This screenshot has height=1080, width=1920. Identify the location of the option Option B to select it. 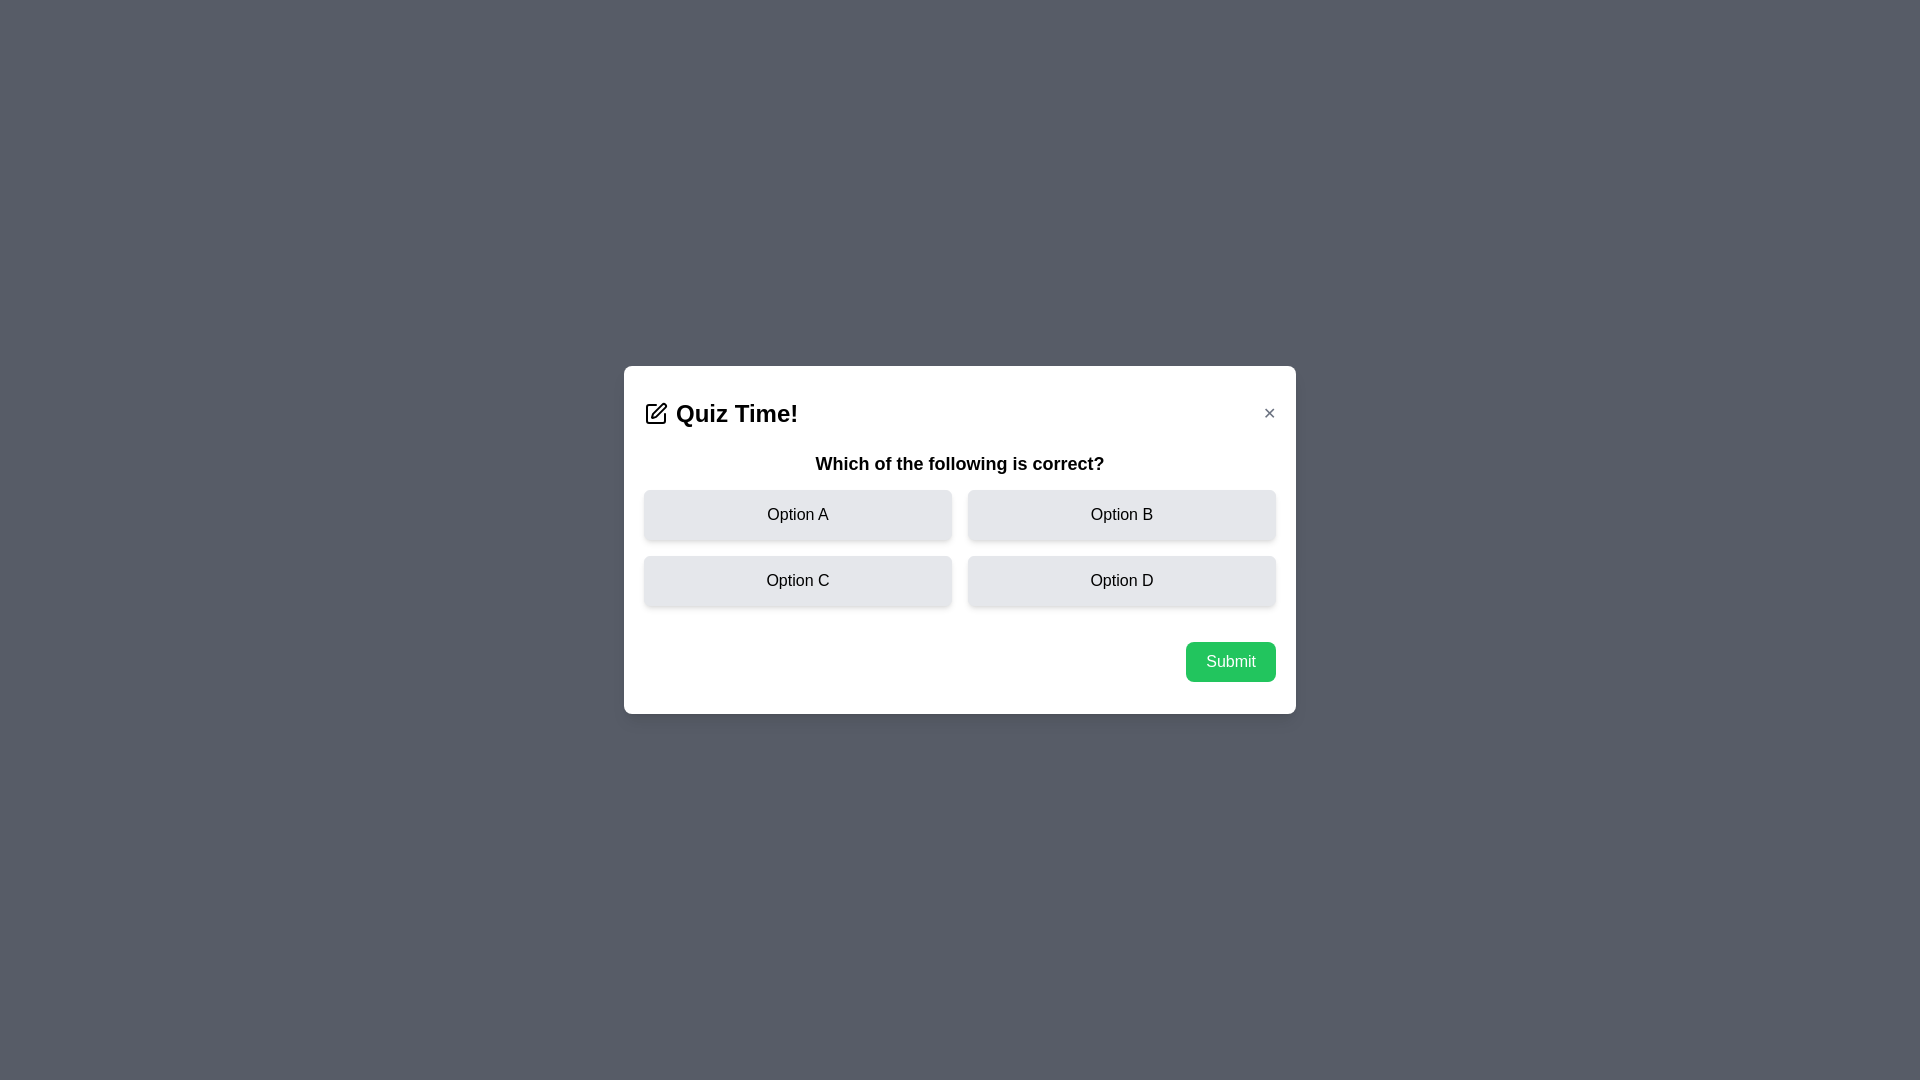
(1122, 514).